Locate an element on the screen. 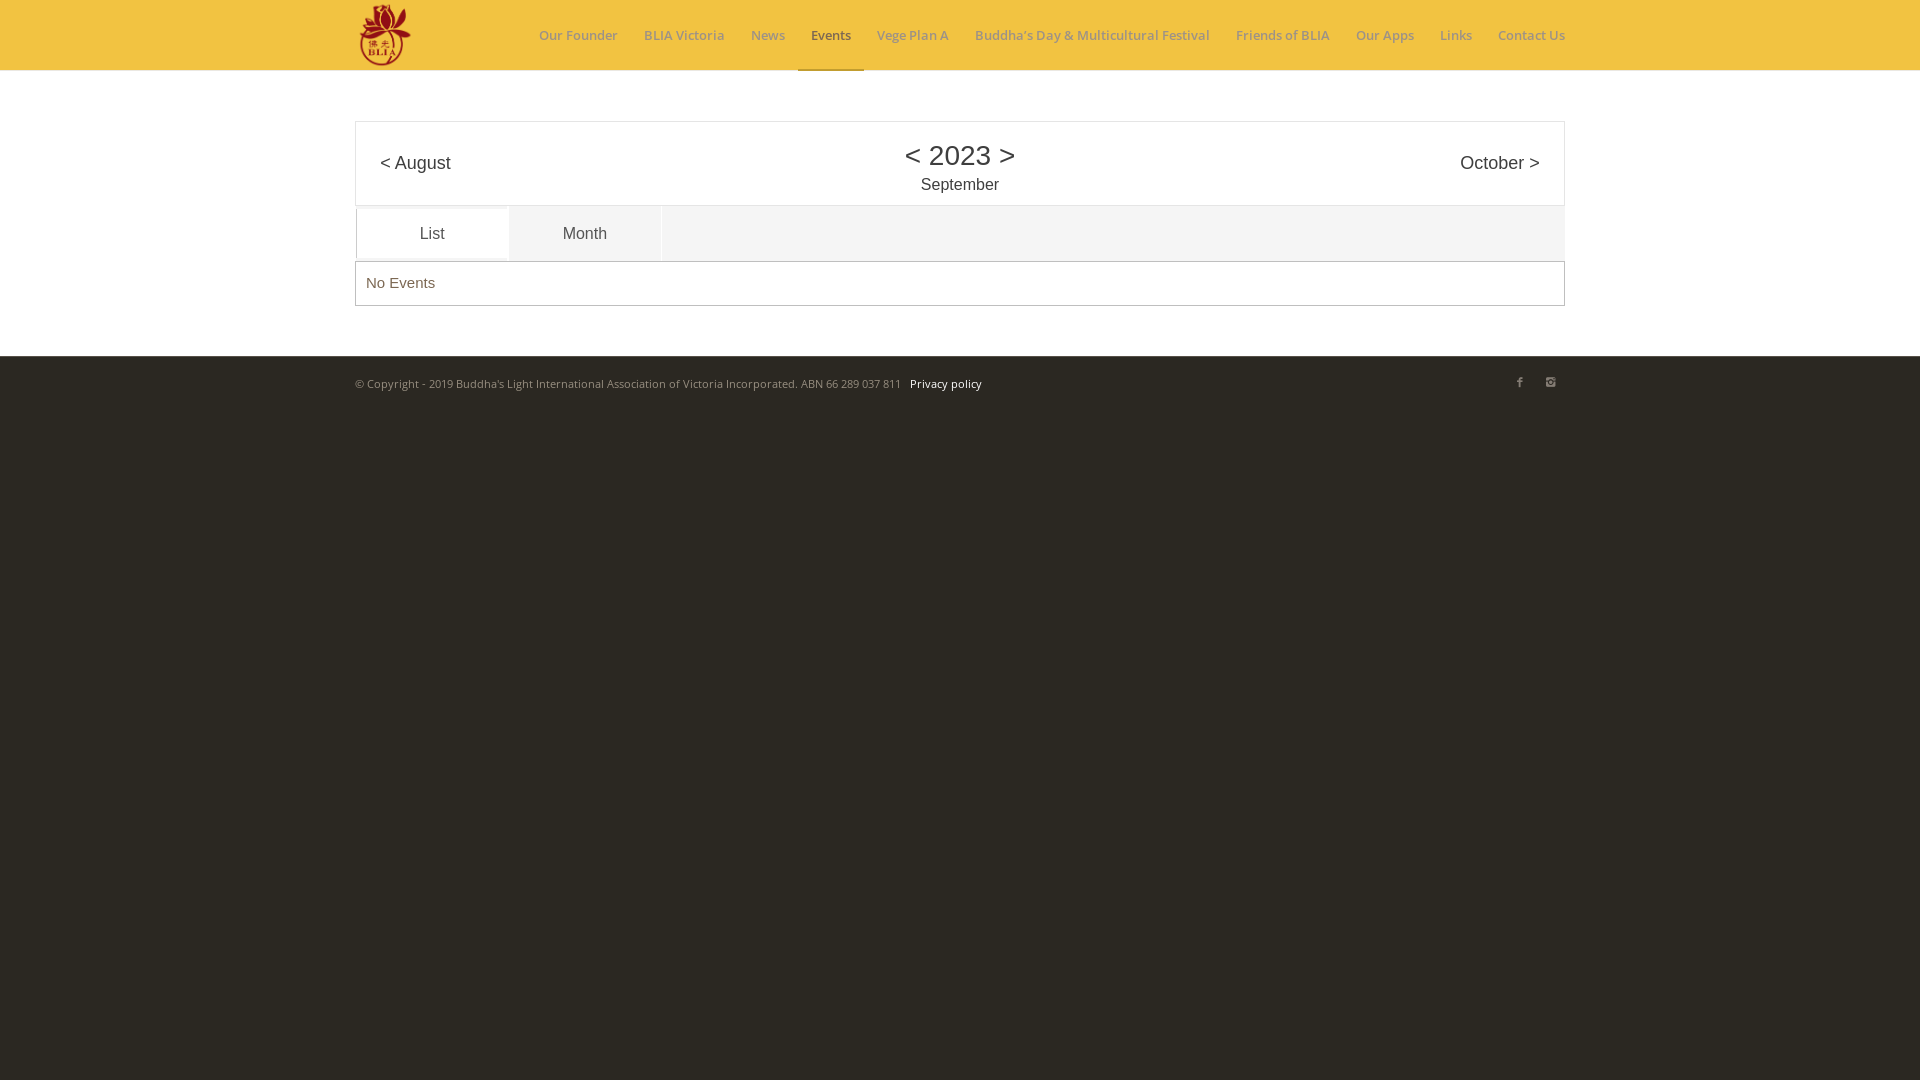  'Friends of BLIA' is located at coordinates (1282, 34).